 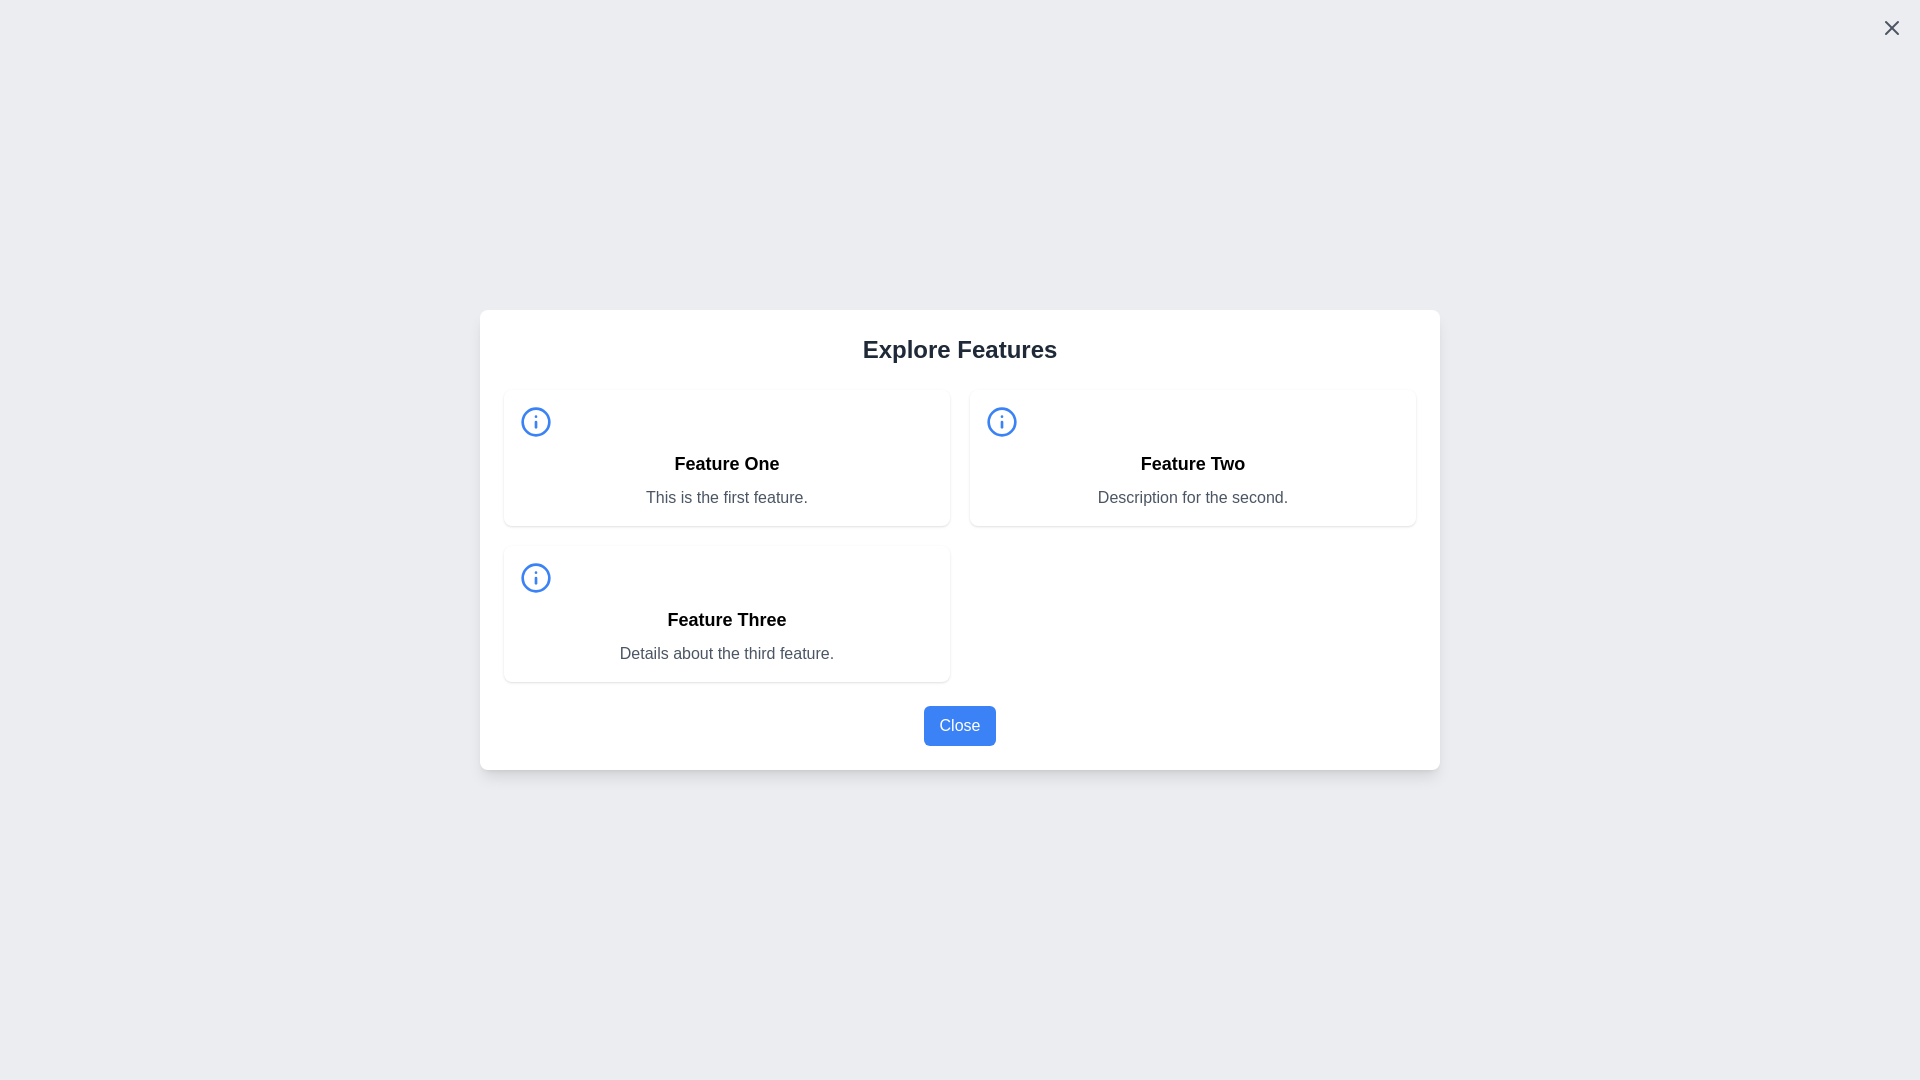 I want to click on the Informational card that describes the third feature, located in the bottom-left area of the grid layout, positioned below 'Feature One' and 'Feature Two', so click(x=725, y=612).